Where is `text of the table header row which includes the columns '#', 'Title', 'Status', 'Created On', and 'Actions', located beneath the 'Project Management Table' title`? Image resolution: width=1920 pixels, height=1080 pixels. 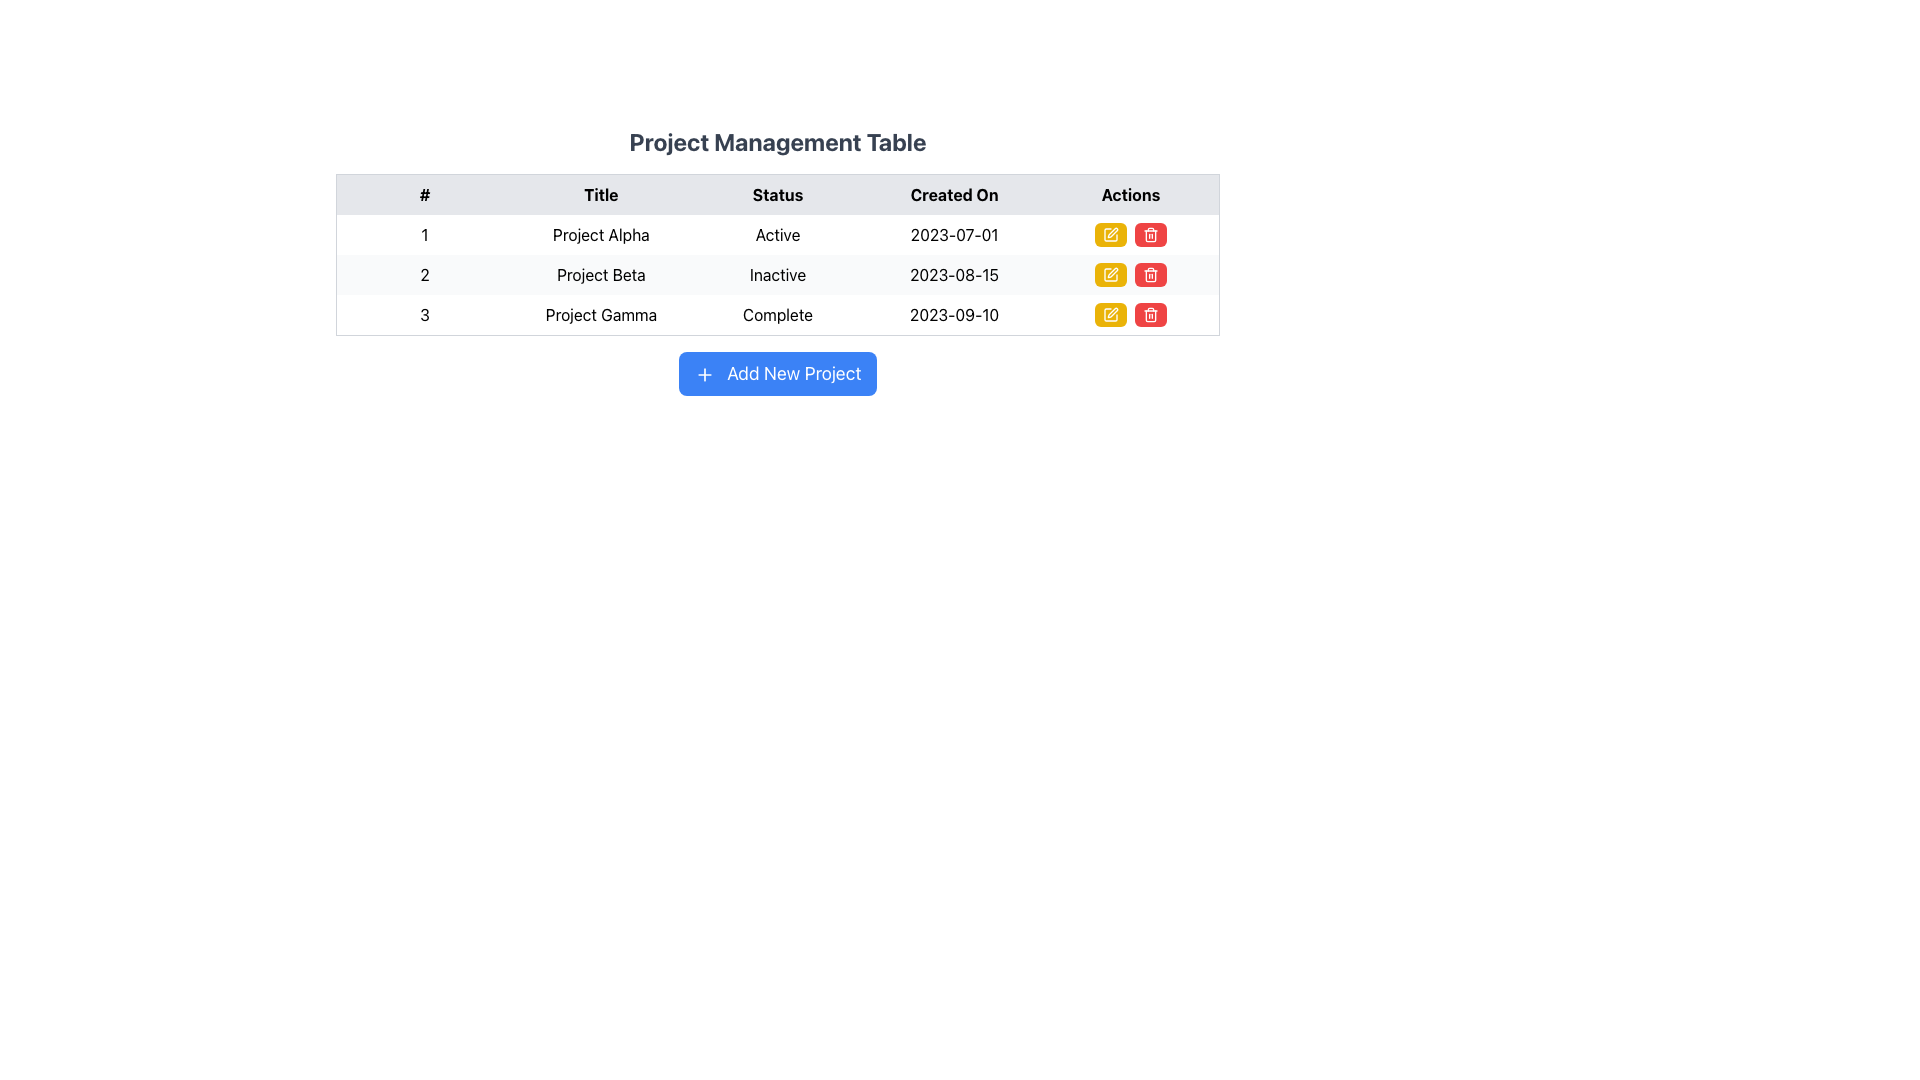 text of the table header row which includes the columns '#', 'Title', 'Status', 'Created On', and 'Actions', located beneath the 'Project Management Table' title is located at coordinates (776, 193).